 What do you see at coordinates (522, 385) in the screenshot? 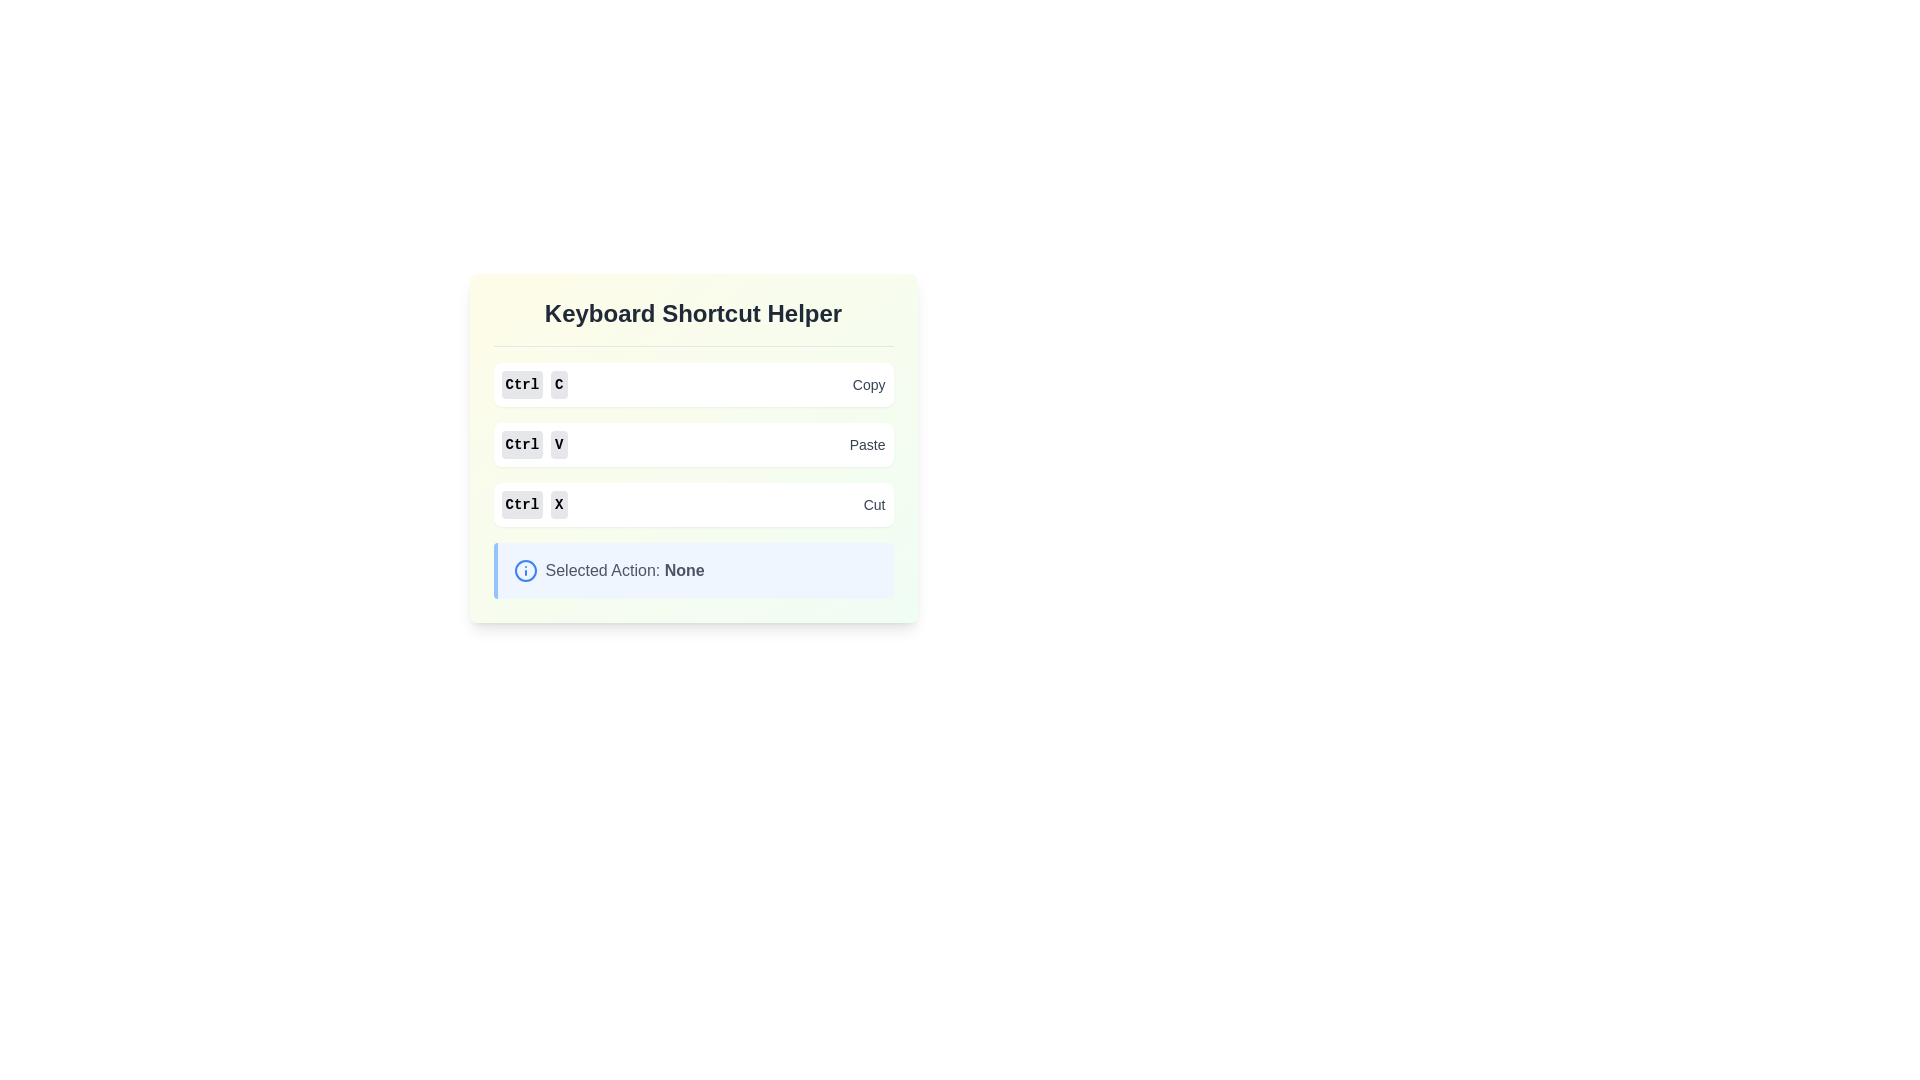
I see `the 'Ctrl' label-type UI element, which is a rectangular button with a light gray background and slightly rounded corners, located under the 'Keyboard Shortcut Helper' header` at bounding box center [522, 385].